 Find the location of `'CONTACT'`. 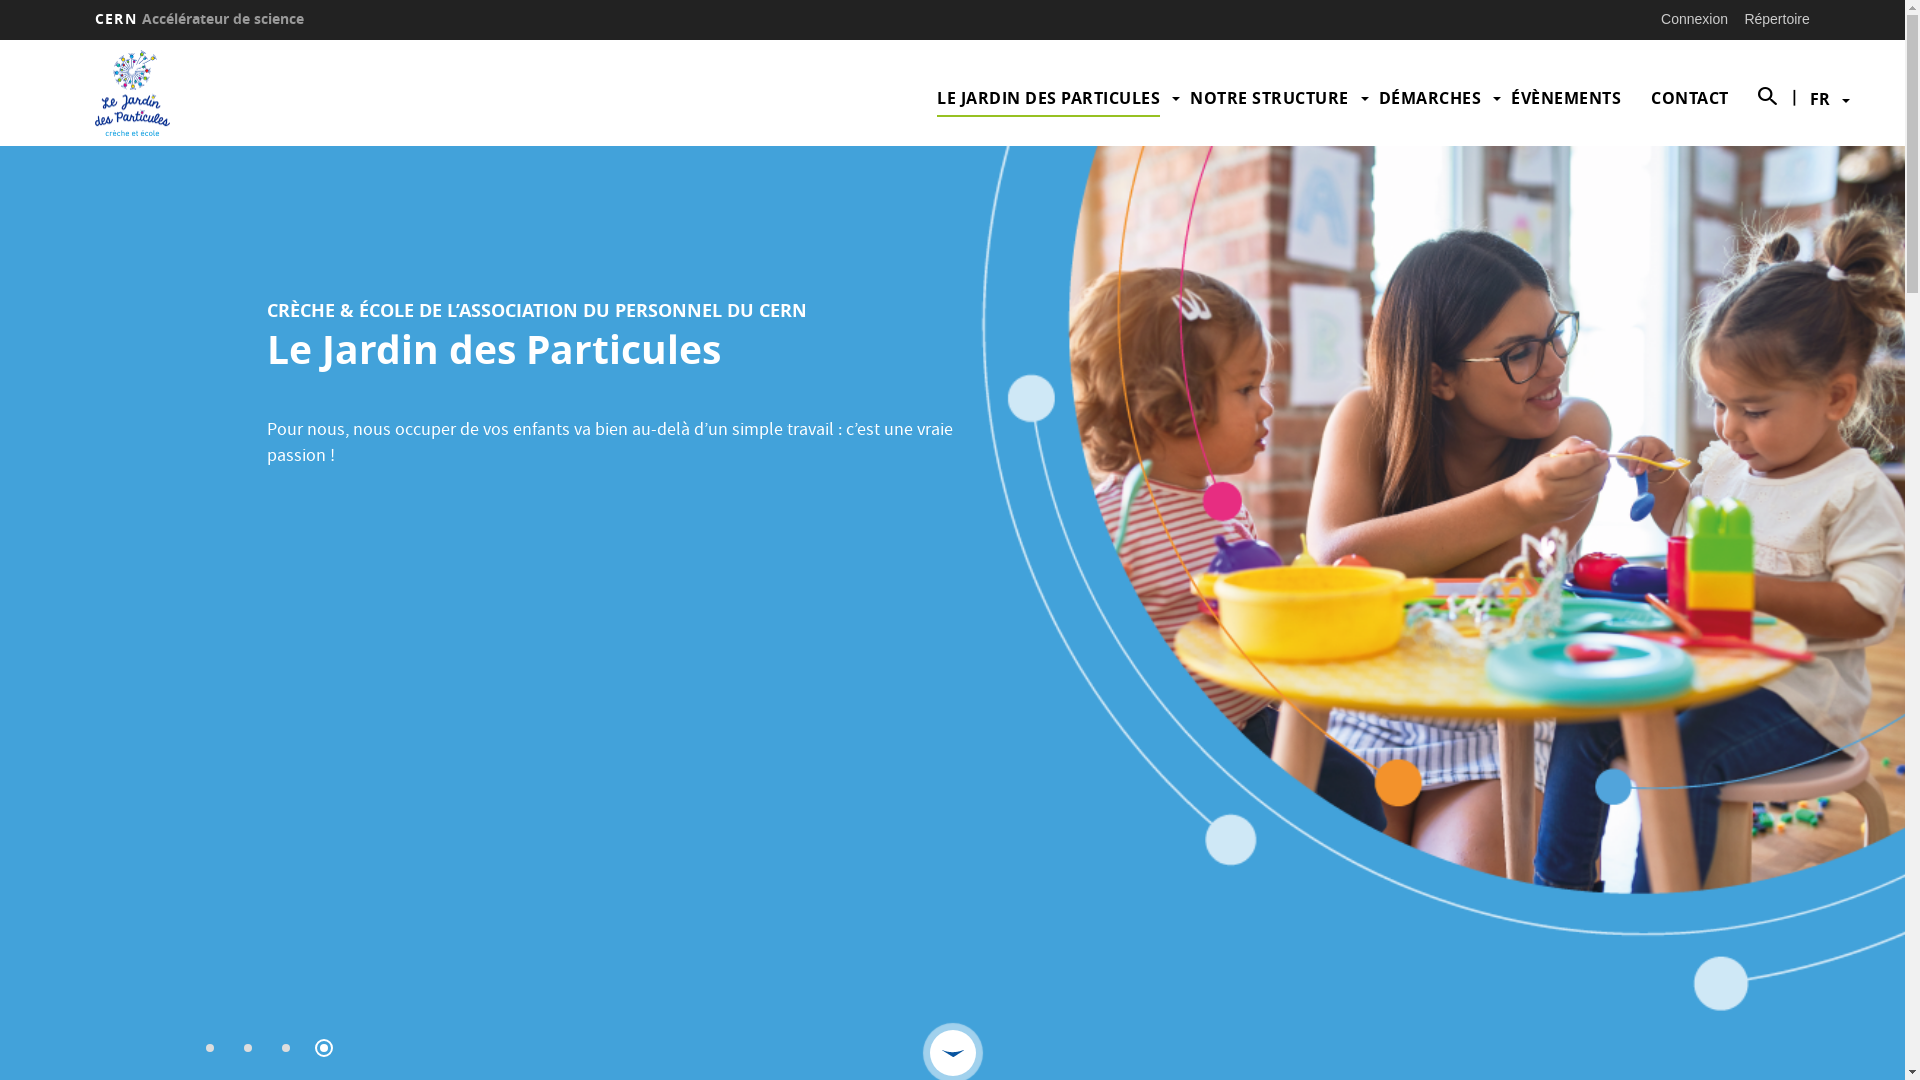

'CONTACT' is located at coordinates (1651, 97).